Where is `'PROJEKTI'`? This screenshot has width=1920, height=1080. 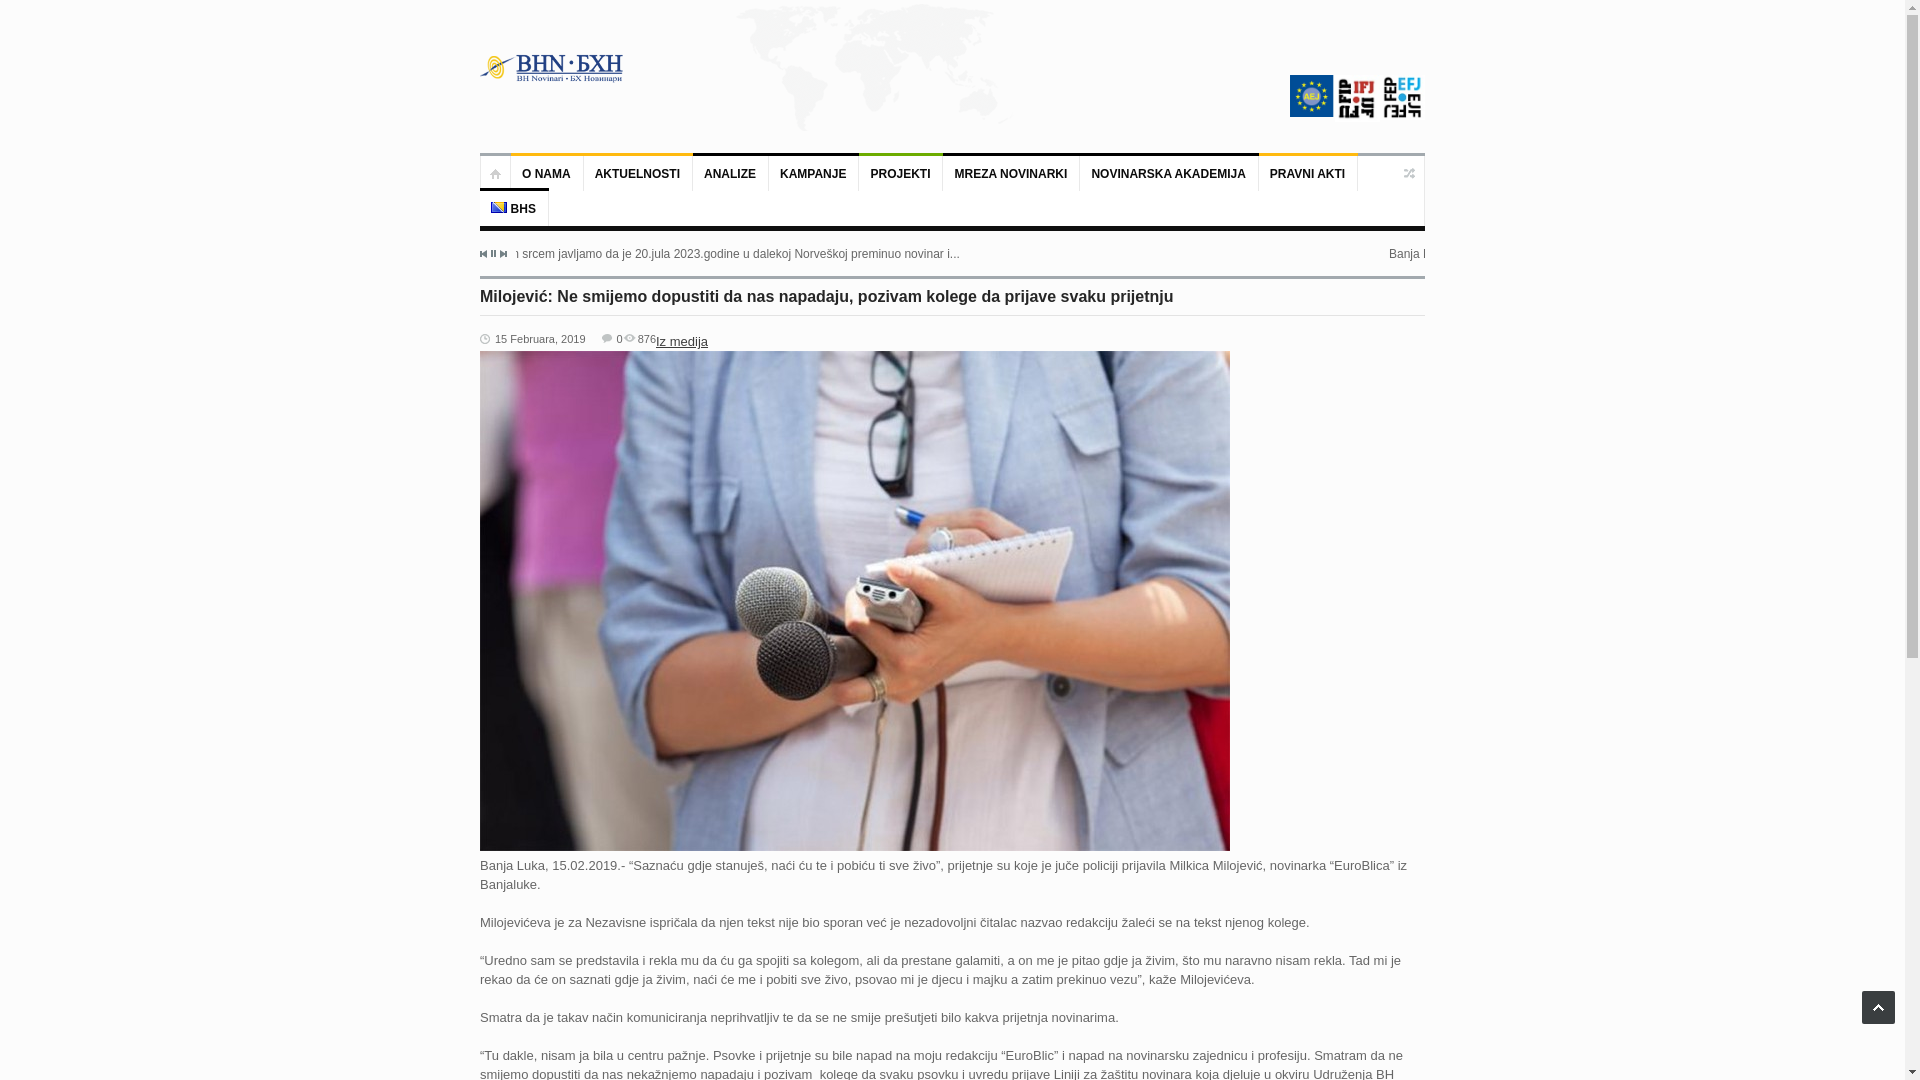 'PROJEKTI' is located at coordinates (900, 172).